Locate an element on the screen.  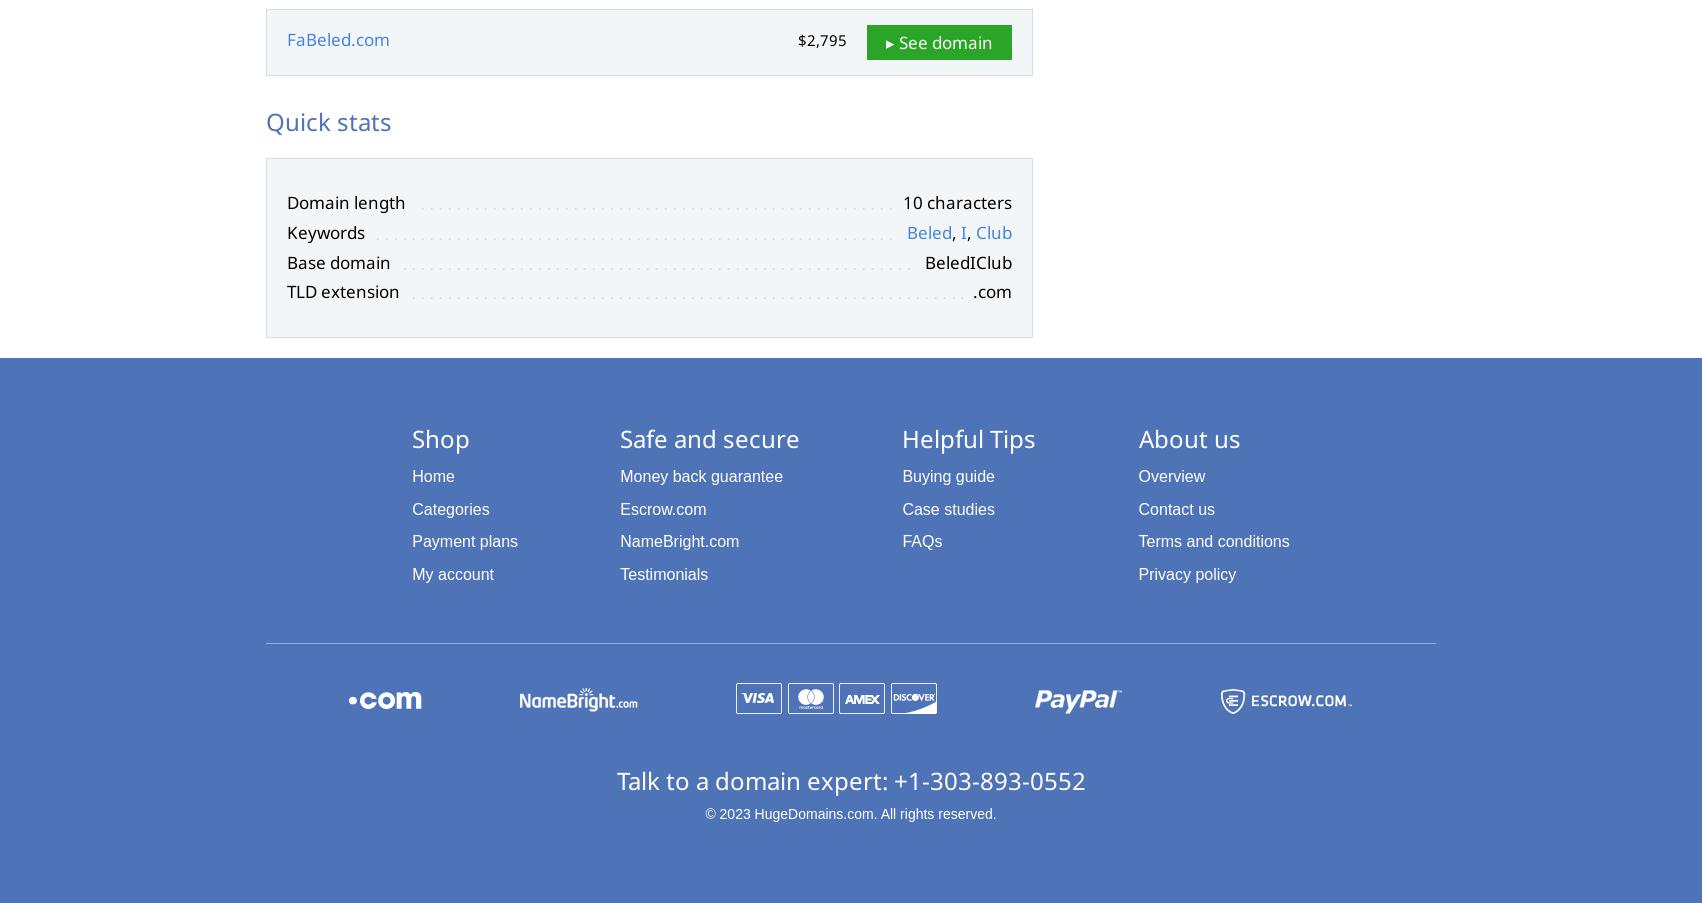
'Domain length' is located at coordinates (346, 202).